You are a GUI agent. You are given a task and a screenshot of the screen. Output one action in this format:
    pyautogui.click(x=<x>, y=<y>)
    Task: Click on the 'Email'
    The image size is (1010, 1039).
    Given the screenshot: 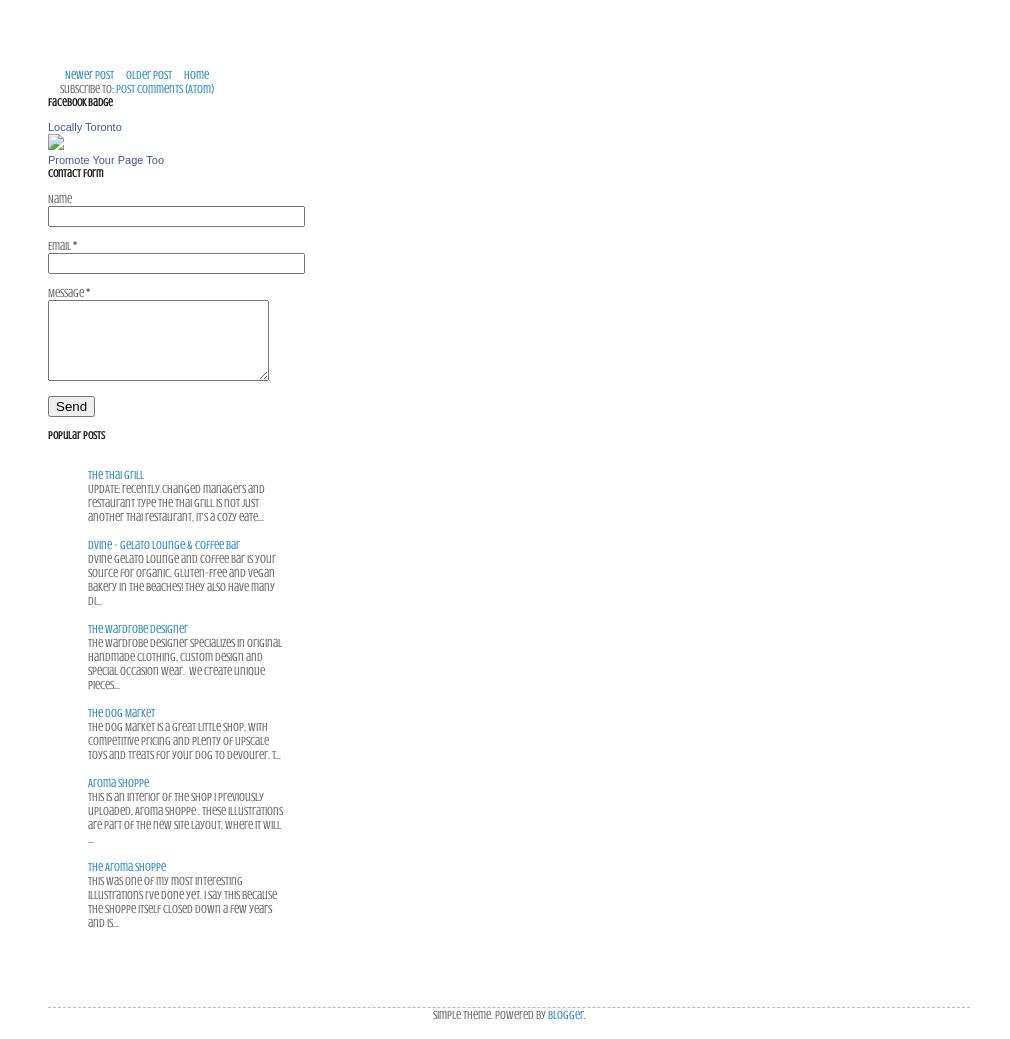 What is the action you would take?
    pyautogui.click(x=59, y=244)
    